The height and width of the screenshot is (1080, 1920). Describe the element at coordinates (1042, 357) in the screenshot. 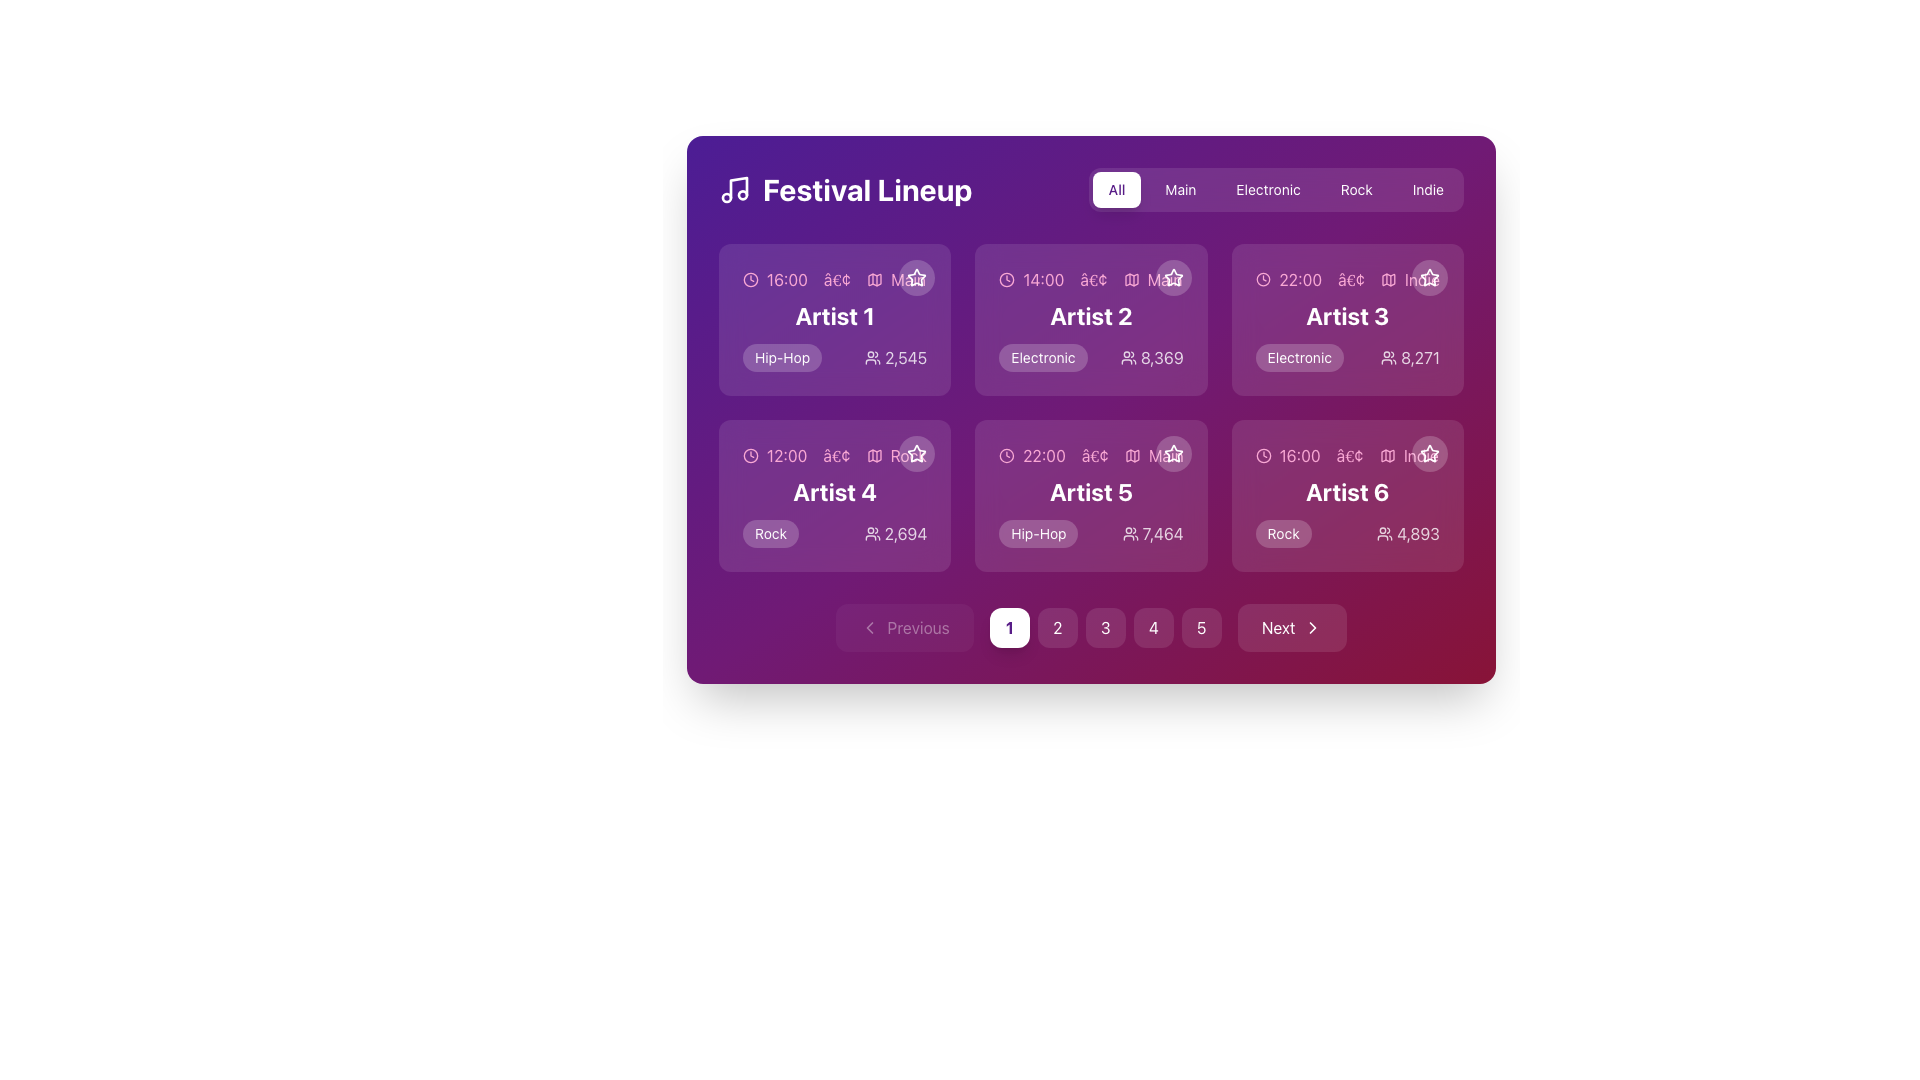

I see `the category label indicating the music genre 'Electronic' for 'Artist 2', which is positioned adjacent to the text '8,369'` at that location.